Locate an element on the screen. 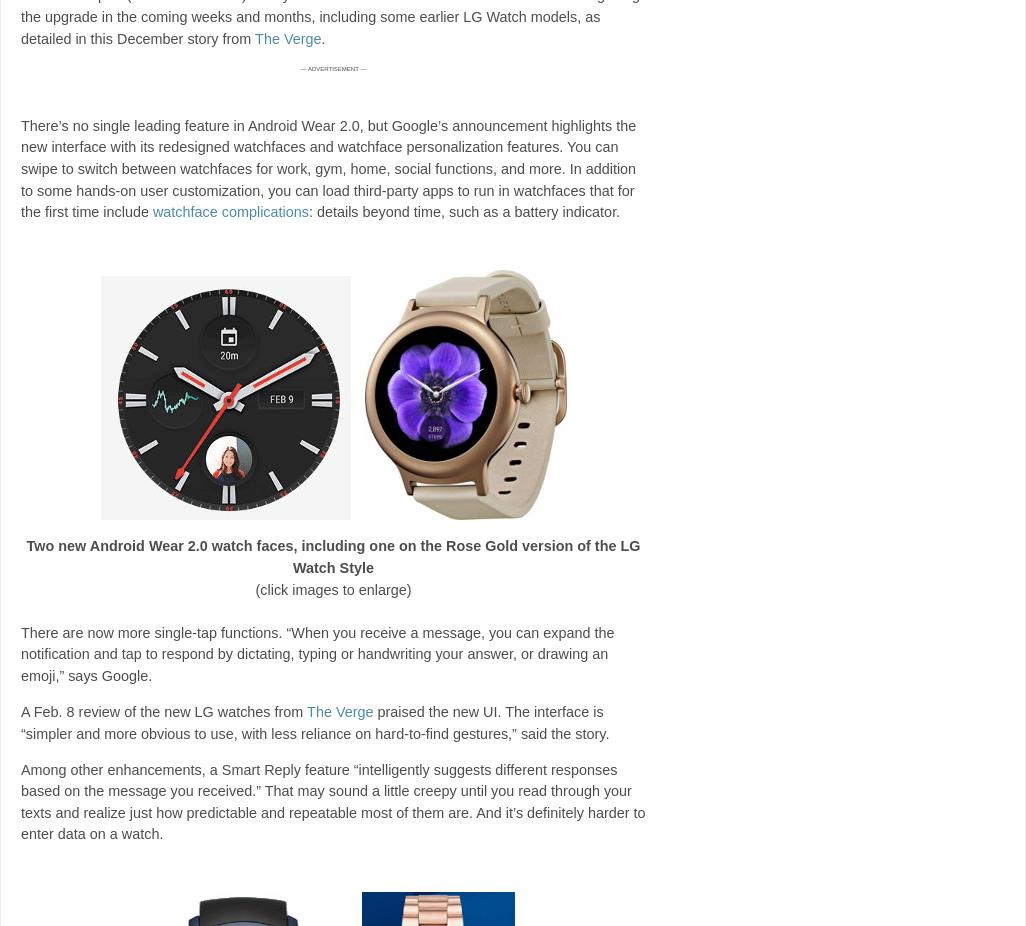 This screenshot has height=926, width=1026. '.' is located at coordinates (321, 36).